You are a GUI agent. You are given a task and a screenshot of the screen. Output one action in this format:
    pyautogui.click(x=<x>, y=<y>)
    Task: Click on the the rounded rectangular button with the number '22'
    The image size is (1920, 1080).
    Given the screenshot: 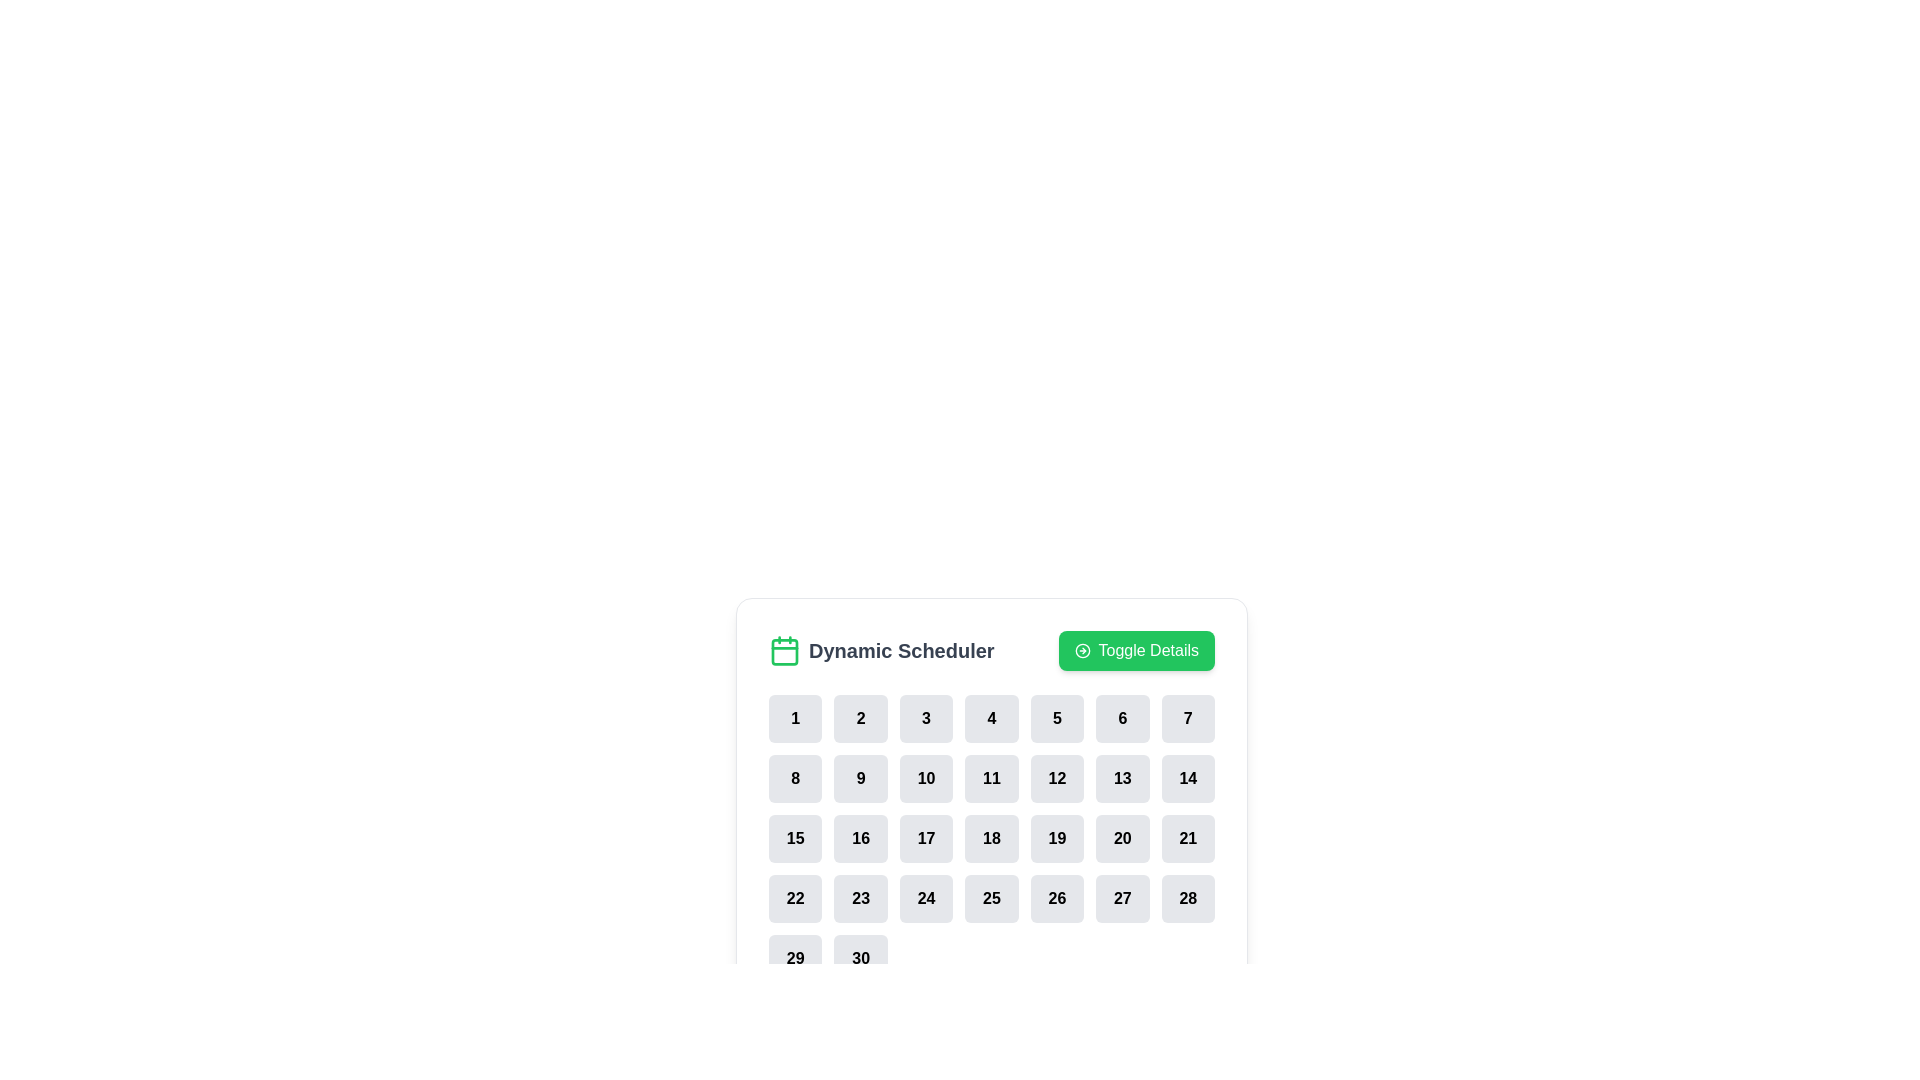 What is the action you would take?
    pyautogui.click(x=794, y=897)
    